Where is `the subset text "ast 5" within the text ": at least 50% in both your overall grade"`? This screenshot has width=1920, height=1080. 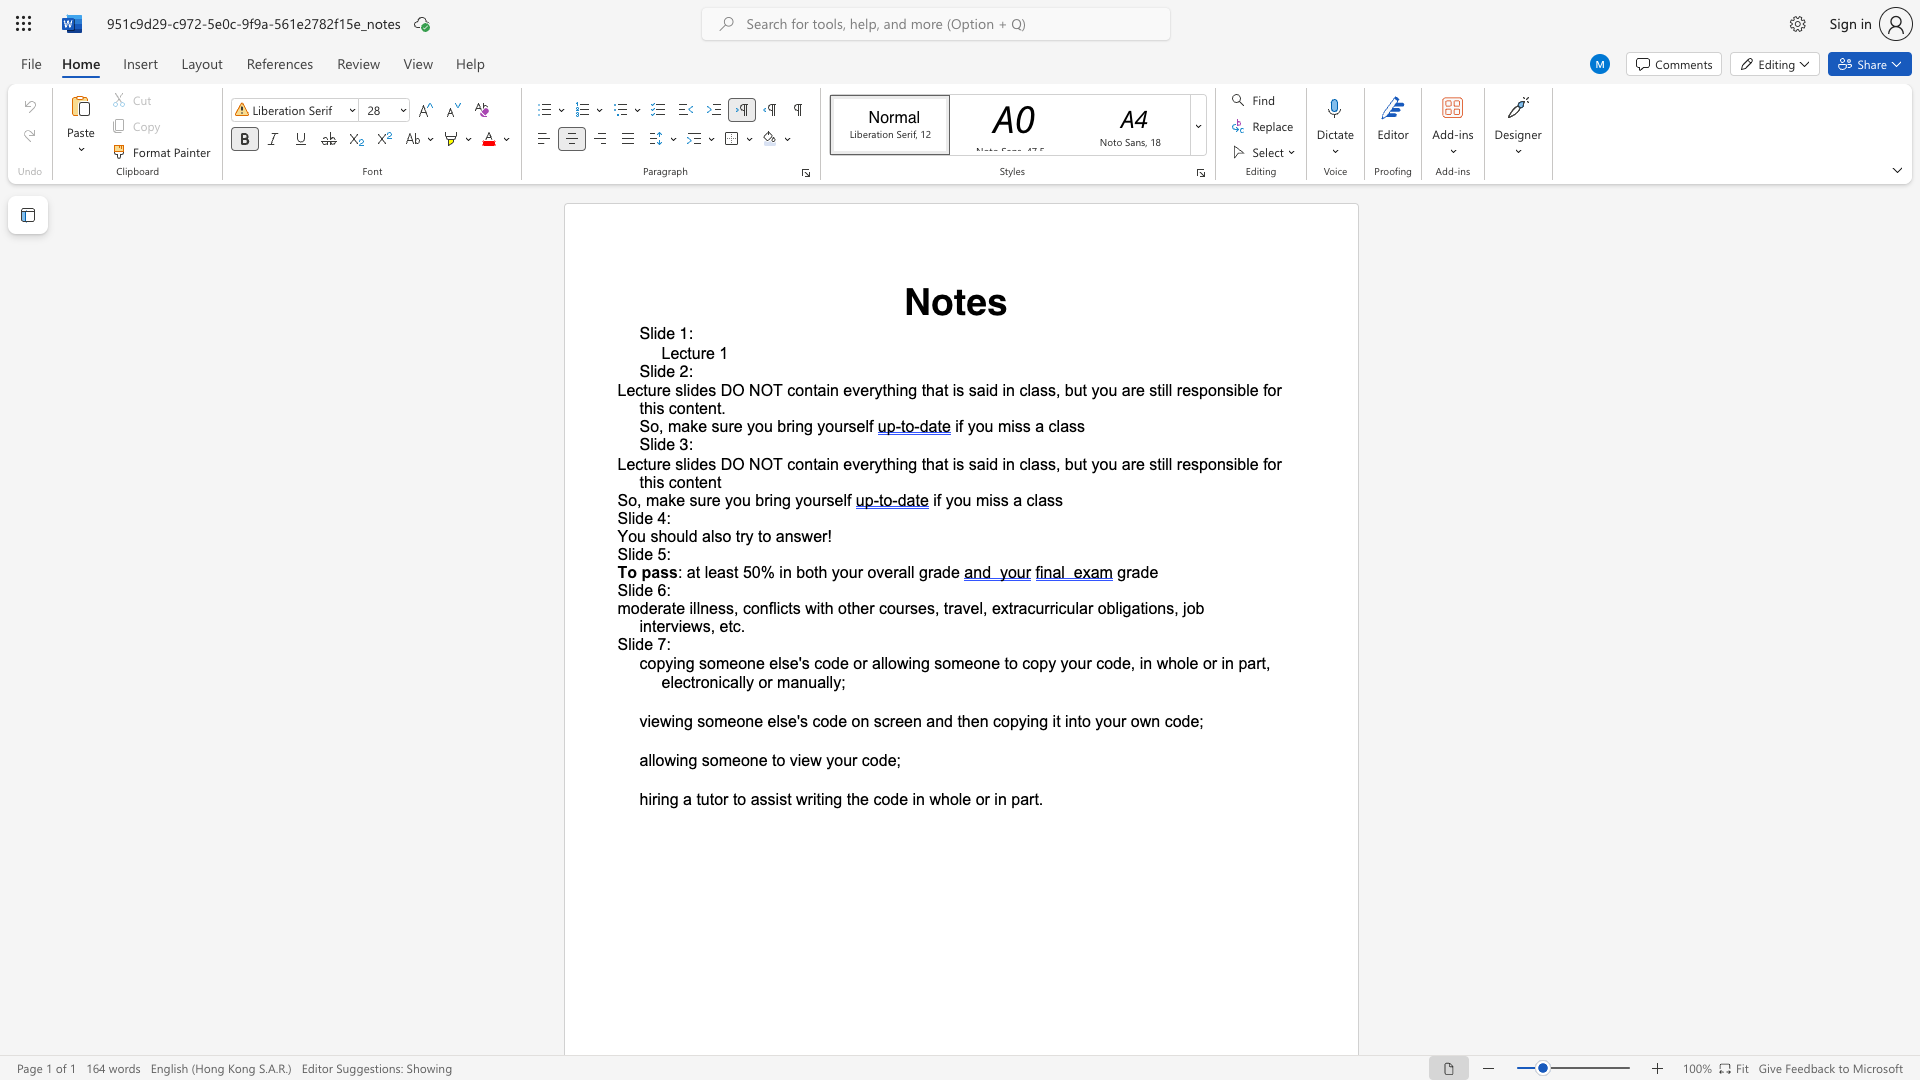 the subset text "ast 5" within the text ": at least 50% in both your overall grade" is located at coordinates (717, 572).